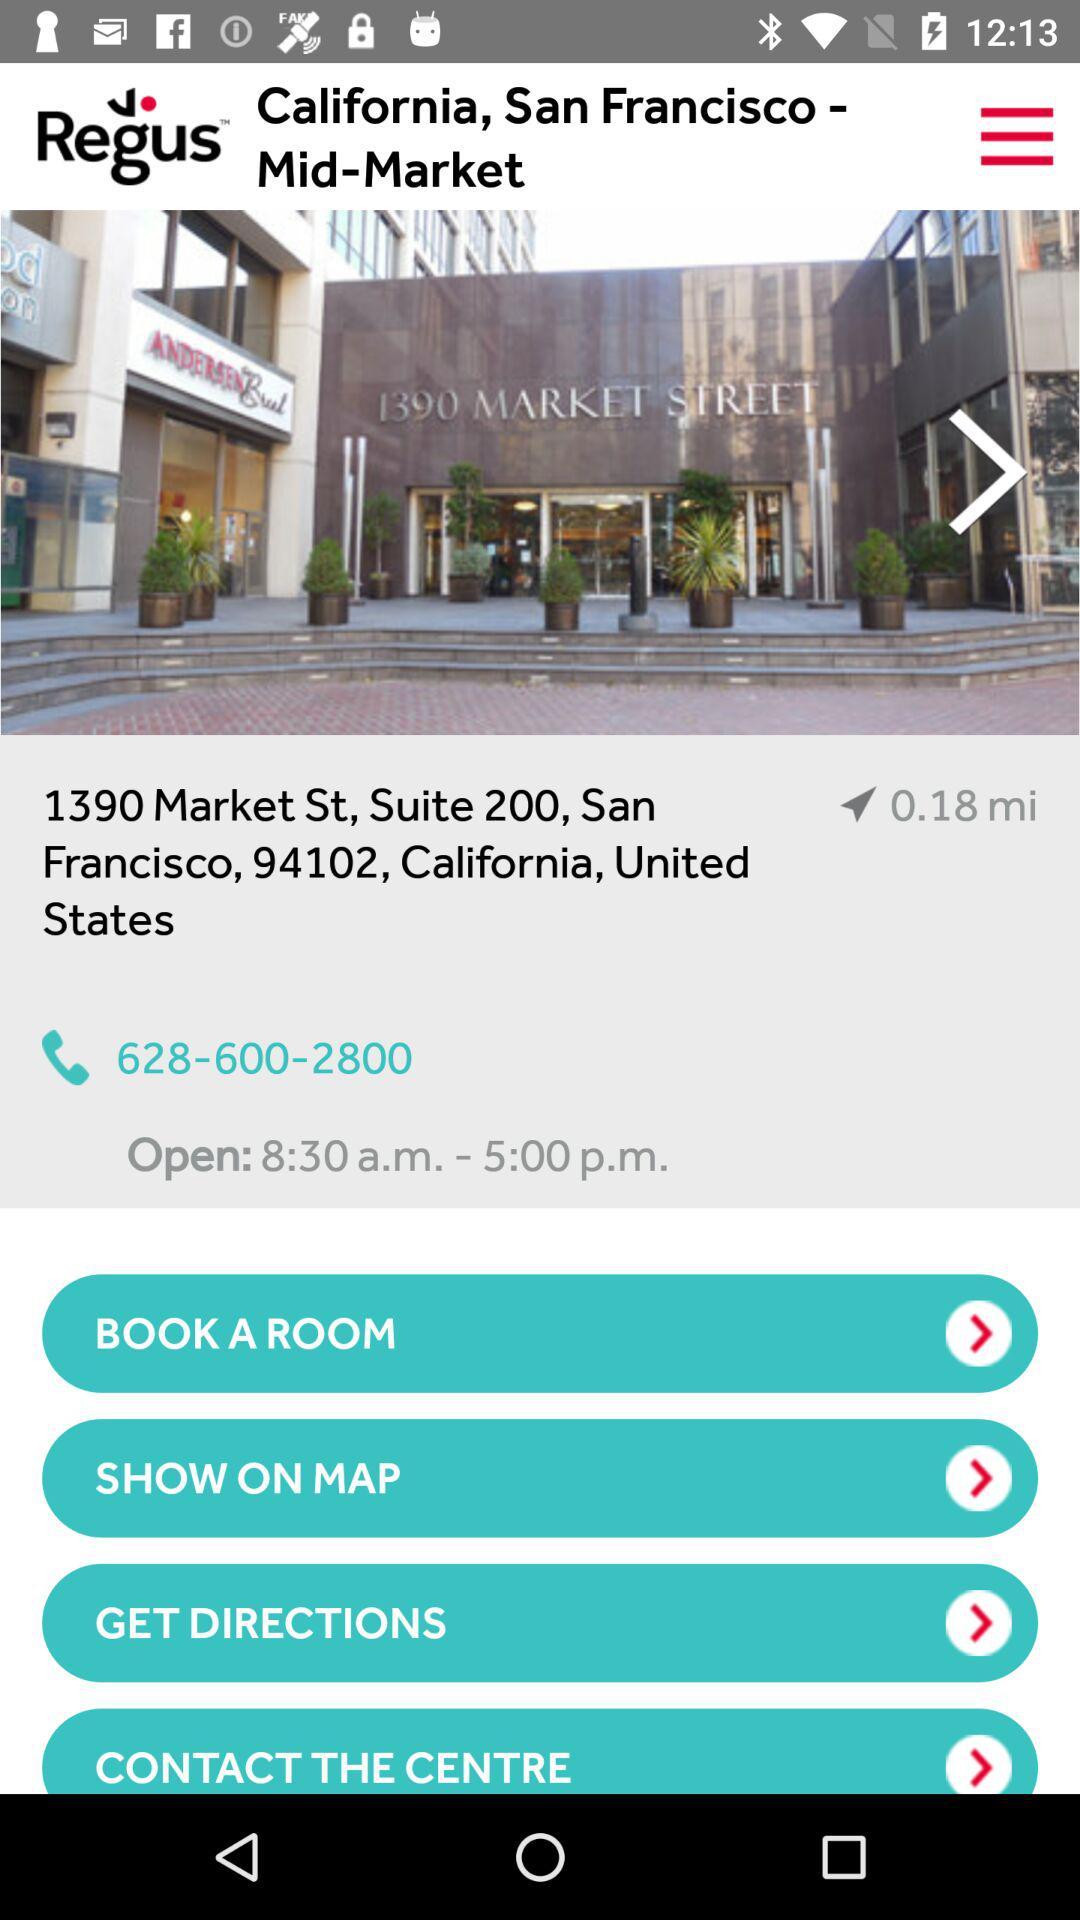 The width and height of the screenshot is (1080, 1920). I want to click on contact the centre item, so click(540, 1750).